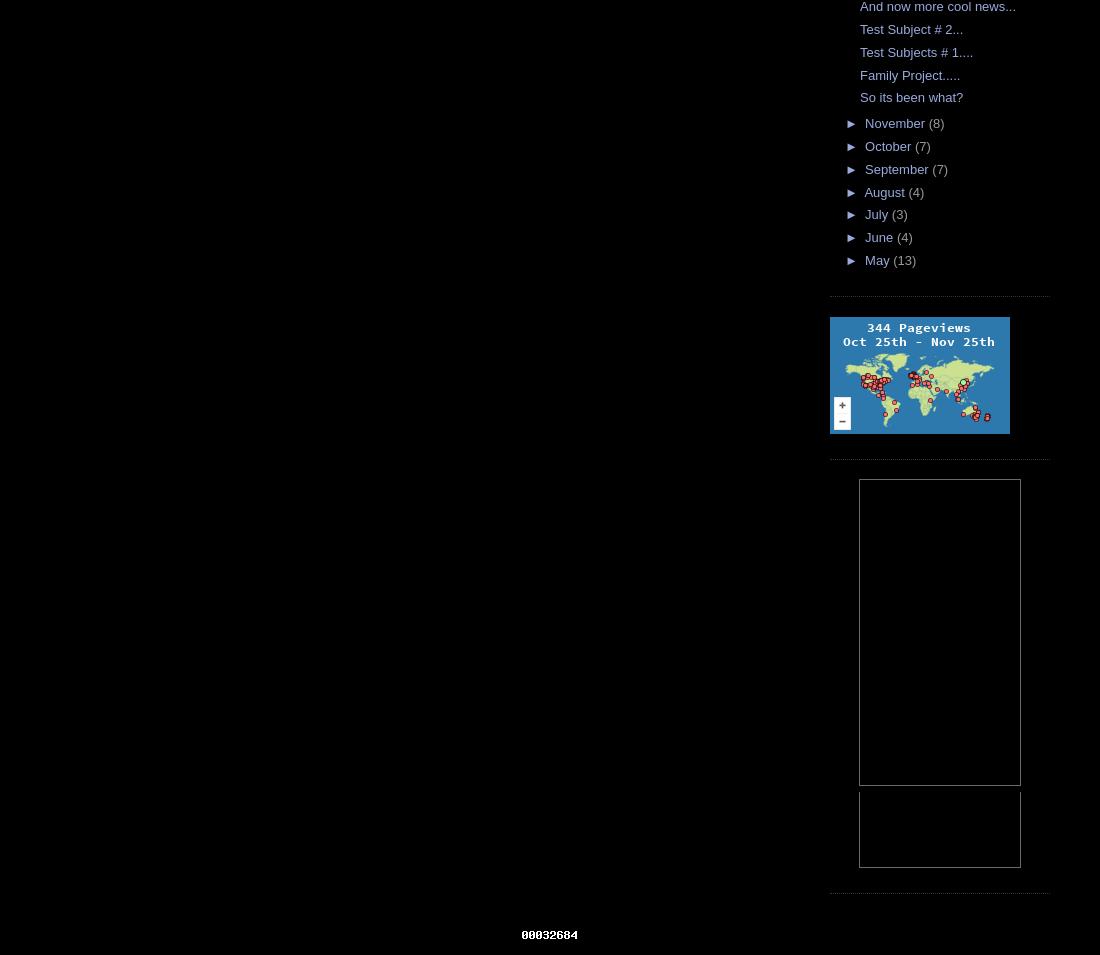 This screenshot has width=1100, height=955. Describe the element at coordinates (935, 122) in the screenshot. I see `'(8)'` at that location.